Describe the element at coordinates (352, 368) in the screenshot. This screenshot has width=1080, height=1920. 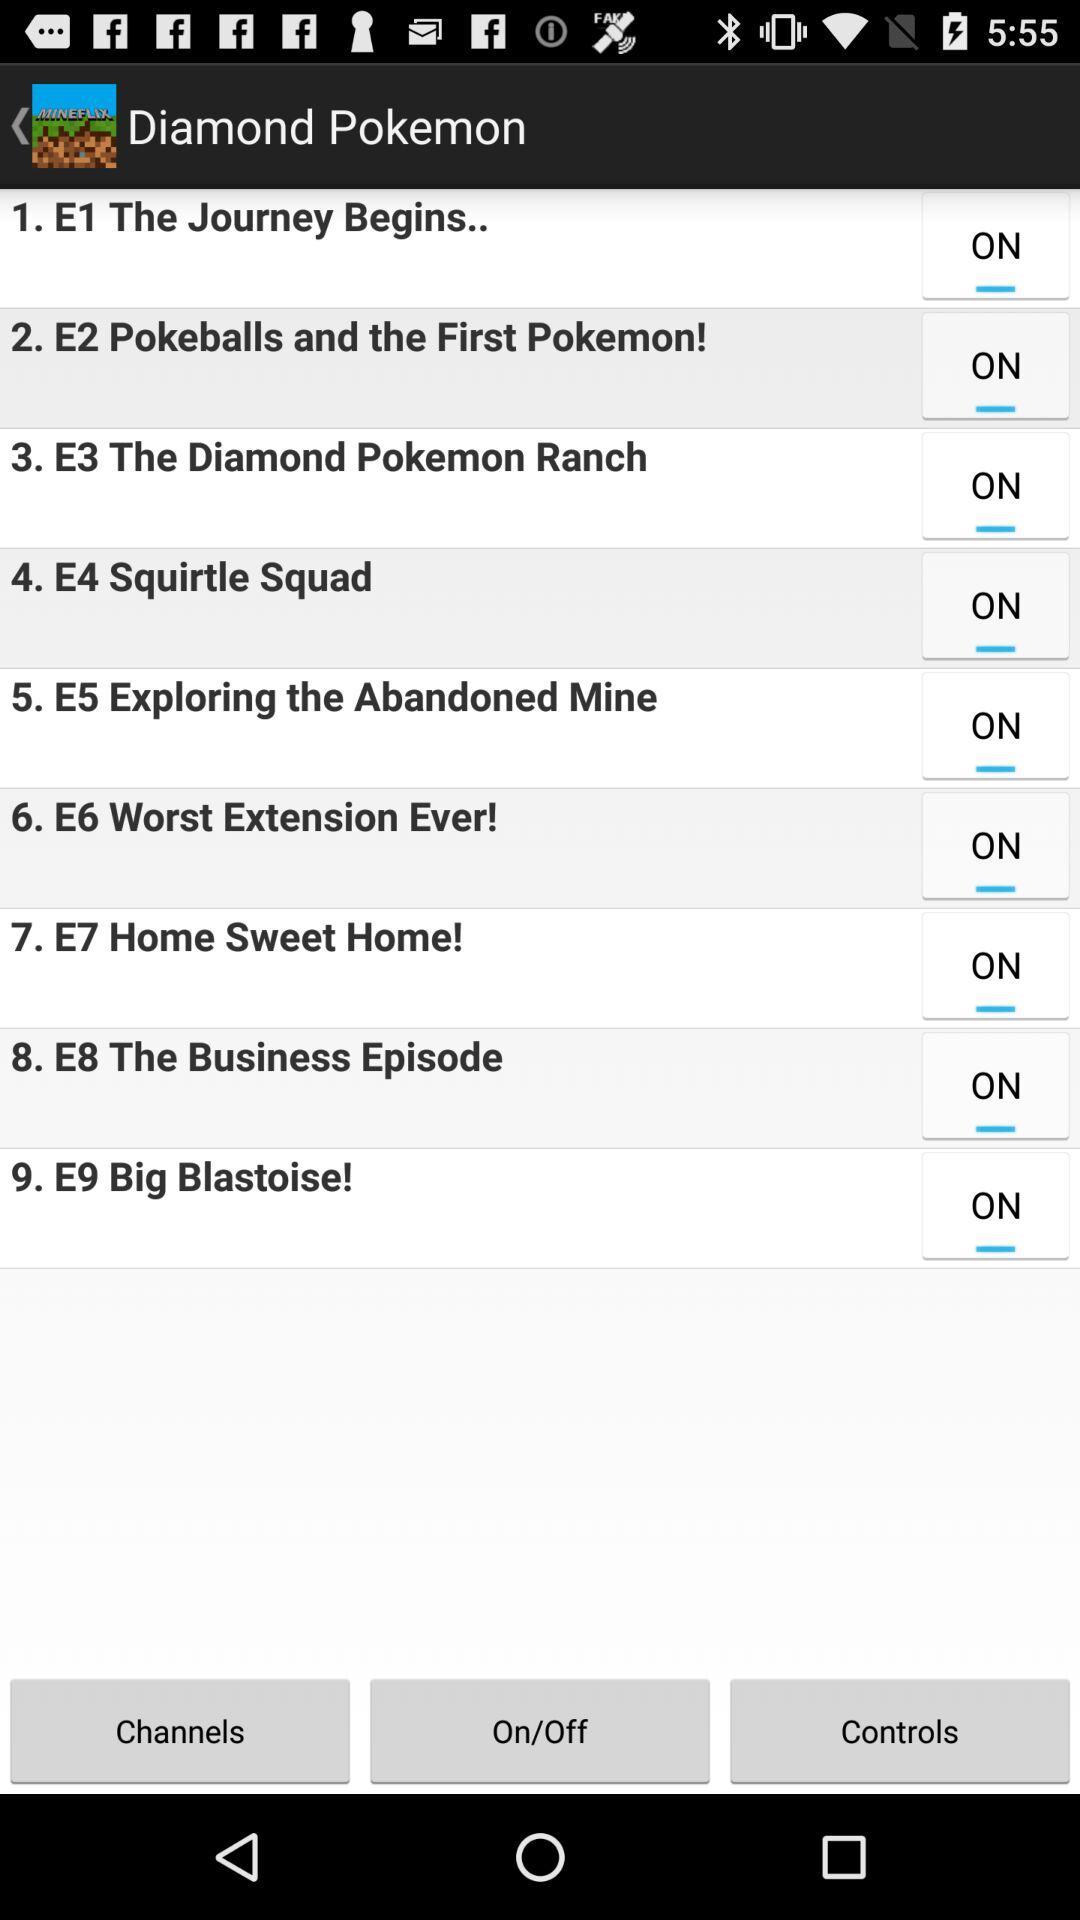
I see `the item to the left of on icon` at that location.